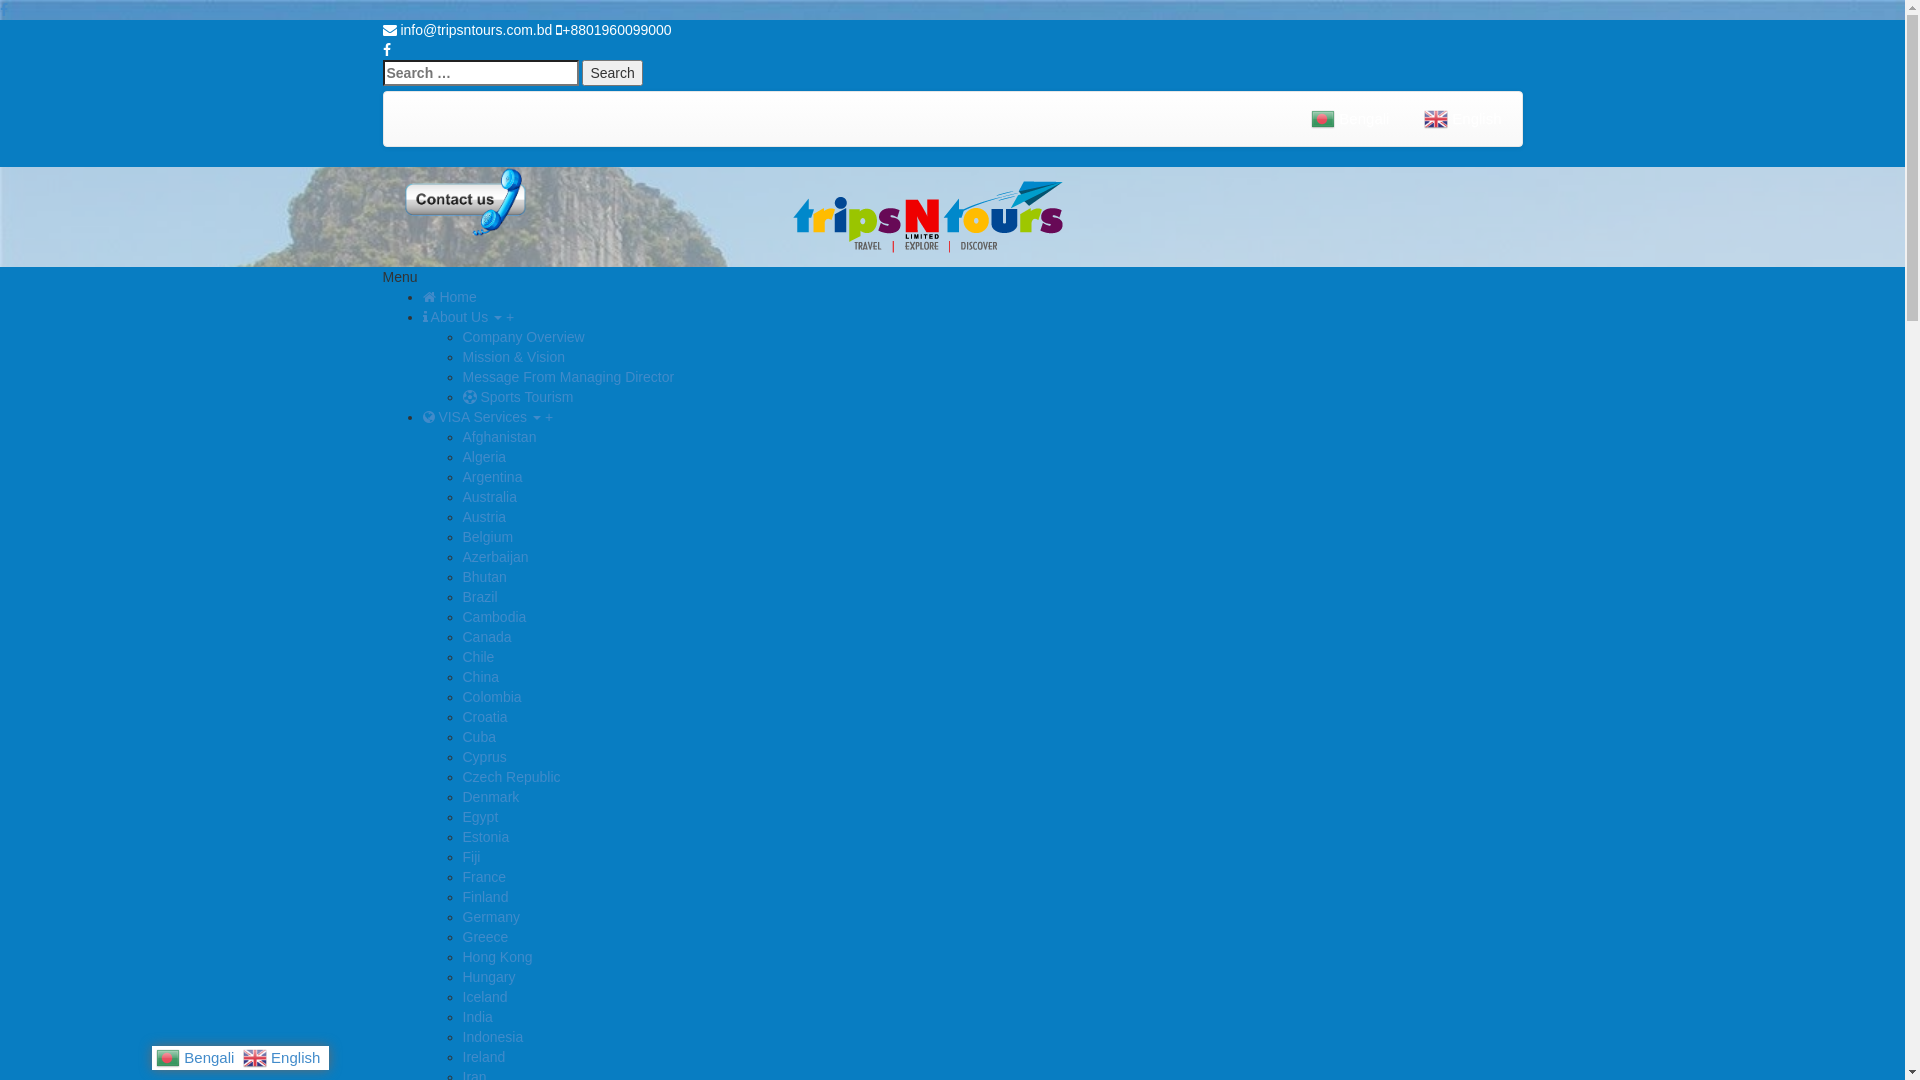  What do you see at coordinates (513, 356) in the screenshot?
I see `'Mission & Vision'` at bounding box center [513, 356].